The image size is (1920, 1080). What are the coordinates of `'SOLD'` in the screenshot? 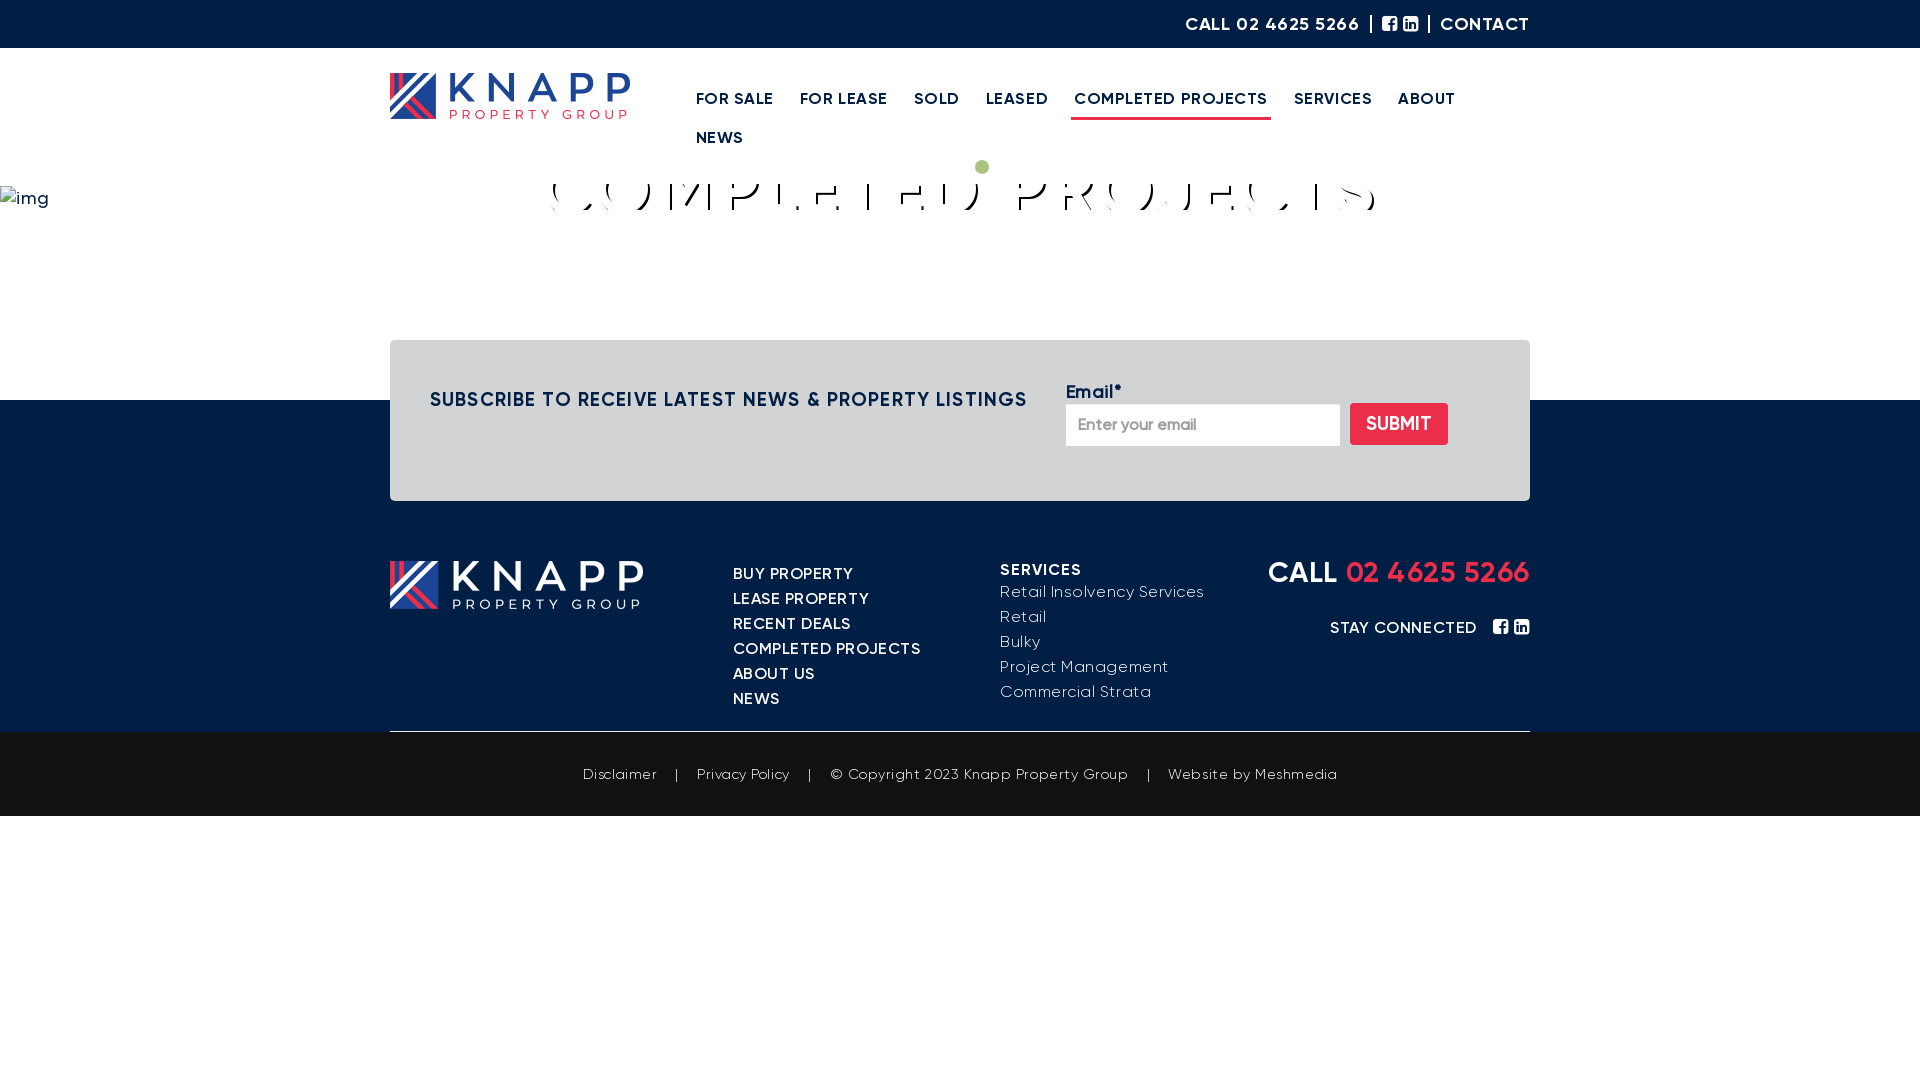 It's located at (910, 100).